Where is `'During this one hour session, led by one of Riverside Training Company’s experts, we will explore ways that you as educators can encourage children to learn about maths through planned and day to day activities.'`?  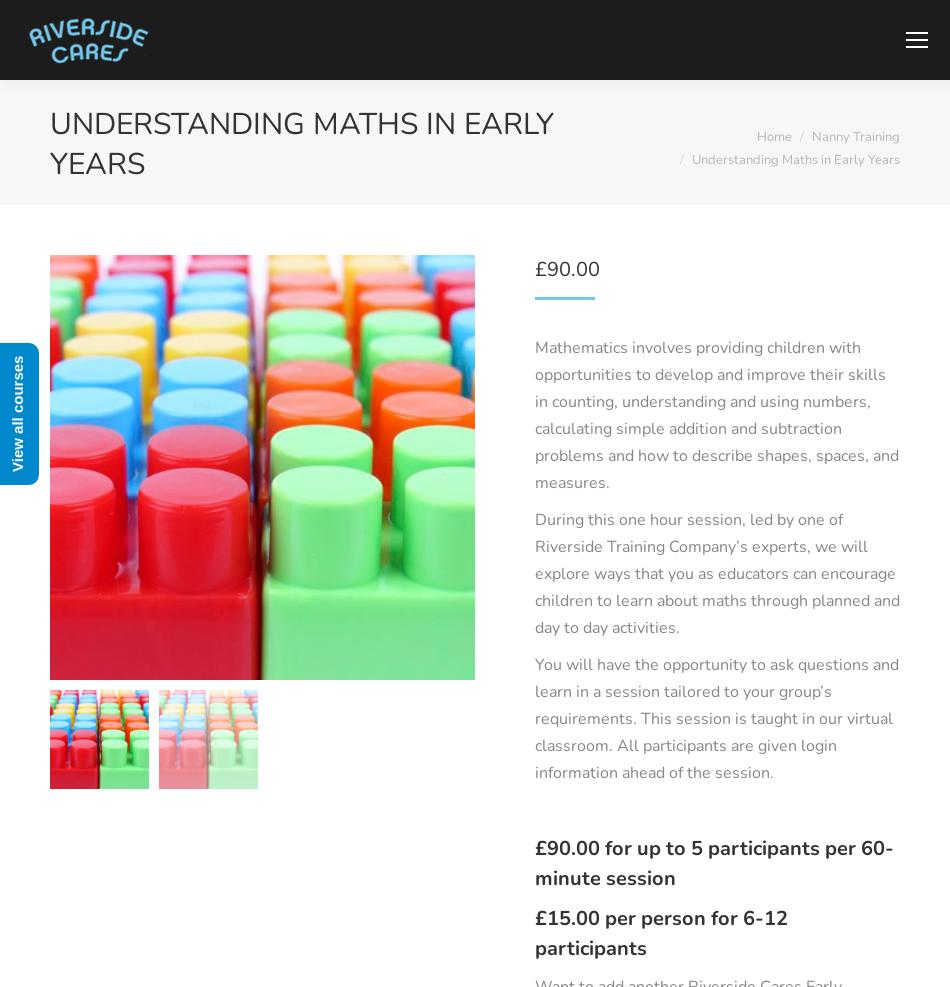
'During this one hour session, led by one of Riverside Training Company’s experts, we will explore ways that you as educators can encourage children to learn about maths through planned and day to day activities.' is located at coordinates (716, 573).